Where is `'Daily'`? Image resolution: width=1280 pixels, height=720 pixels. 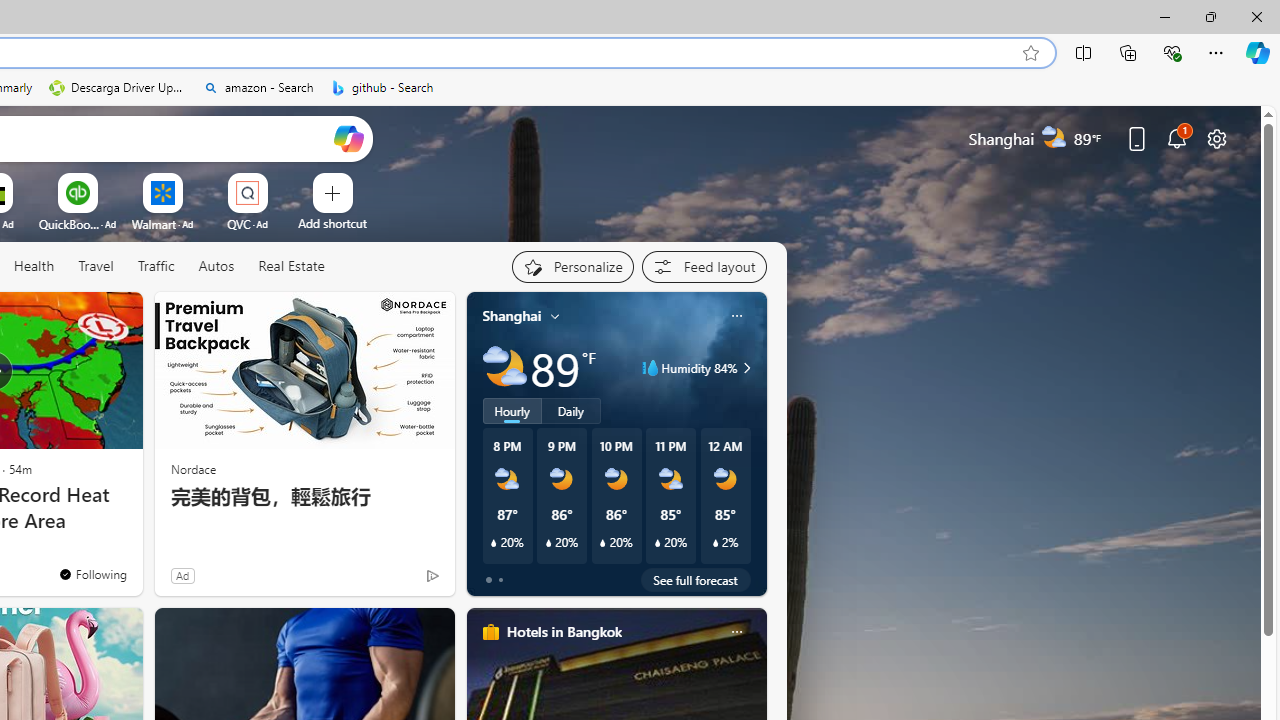
'Daily' is located at coordinates (570, 410).